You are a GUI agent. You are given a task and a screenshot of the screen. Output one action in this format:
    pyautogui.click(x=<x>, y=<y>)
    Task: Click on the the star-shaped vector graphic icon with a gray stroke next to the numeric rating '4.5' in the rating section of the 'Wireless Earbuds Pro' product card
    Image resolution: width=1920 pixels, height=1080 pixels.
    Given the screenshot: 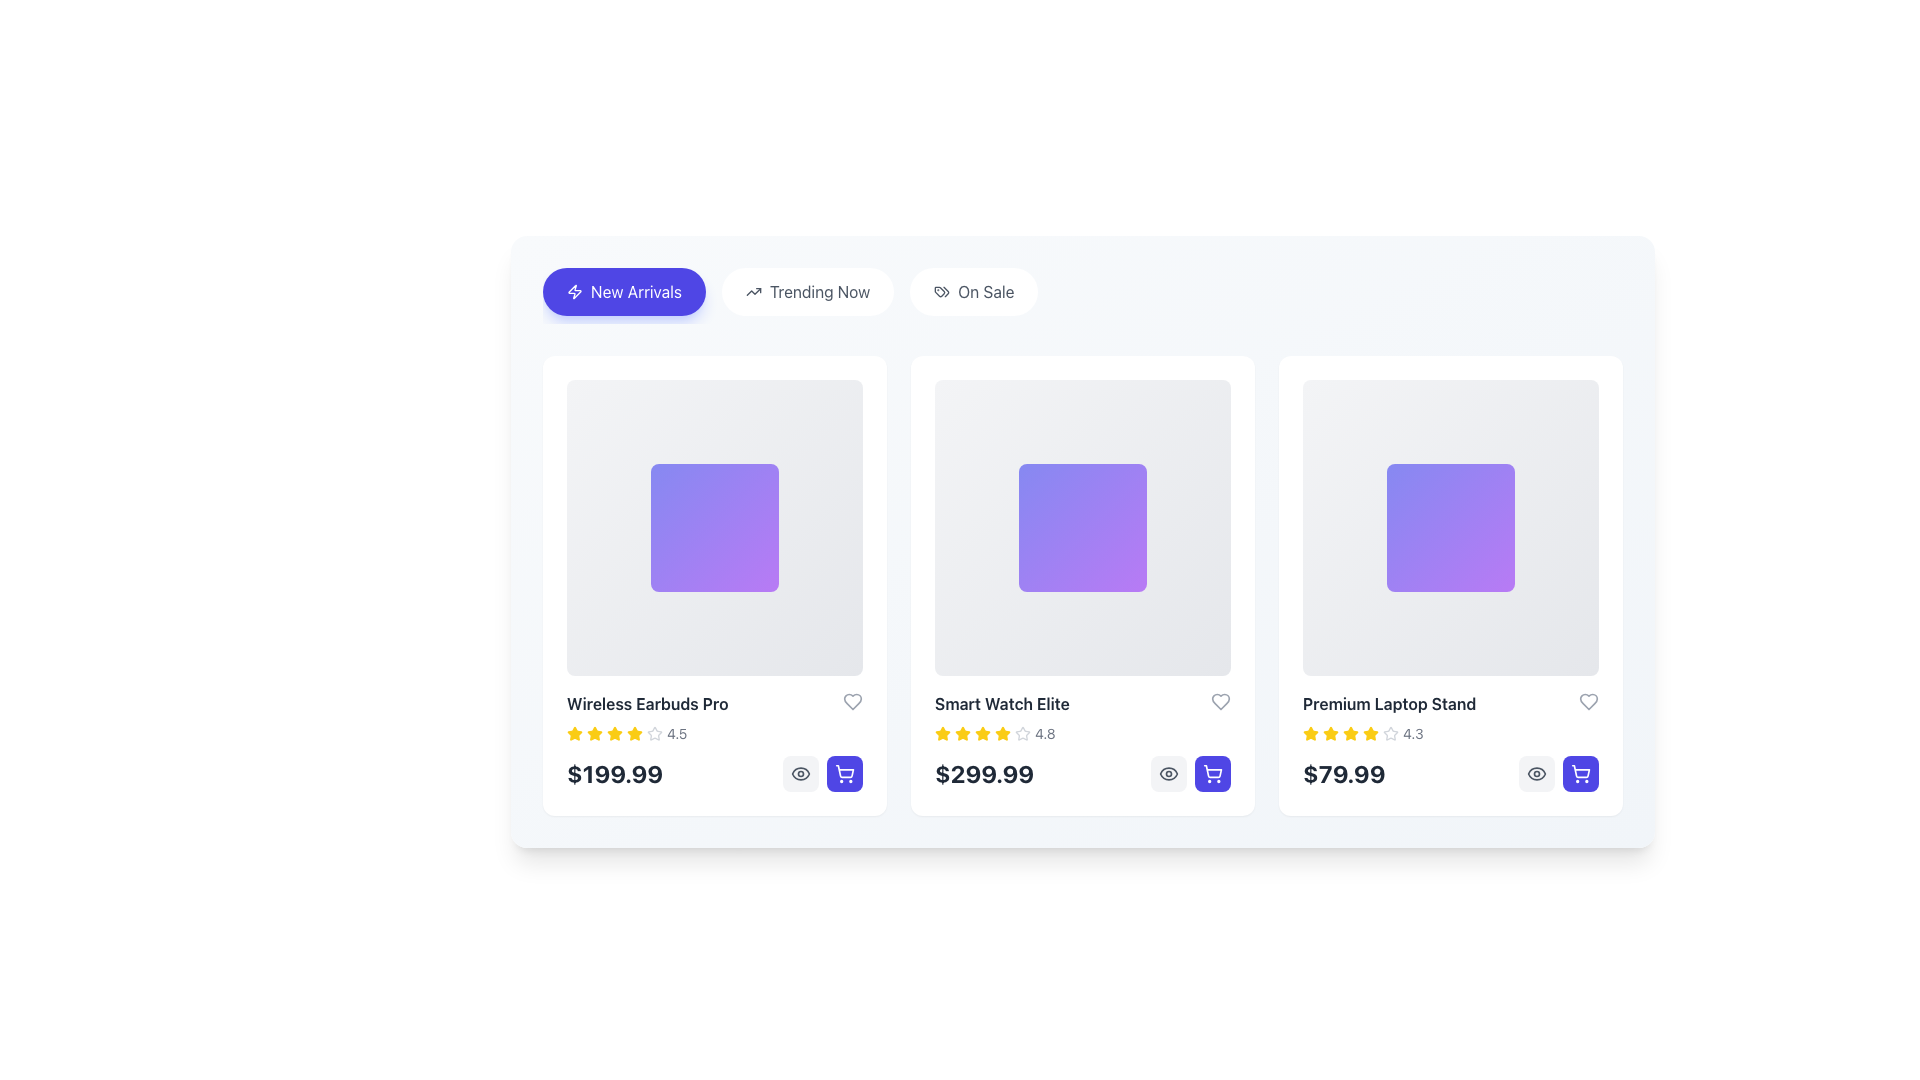 What is the action you would take?
    pyautogui.click(x=654, y=733)
    